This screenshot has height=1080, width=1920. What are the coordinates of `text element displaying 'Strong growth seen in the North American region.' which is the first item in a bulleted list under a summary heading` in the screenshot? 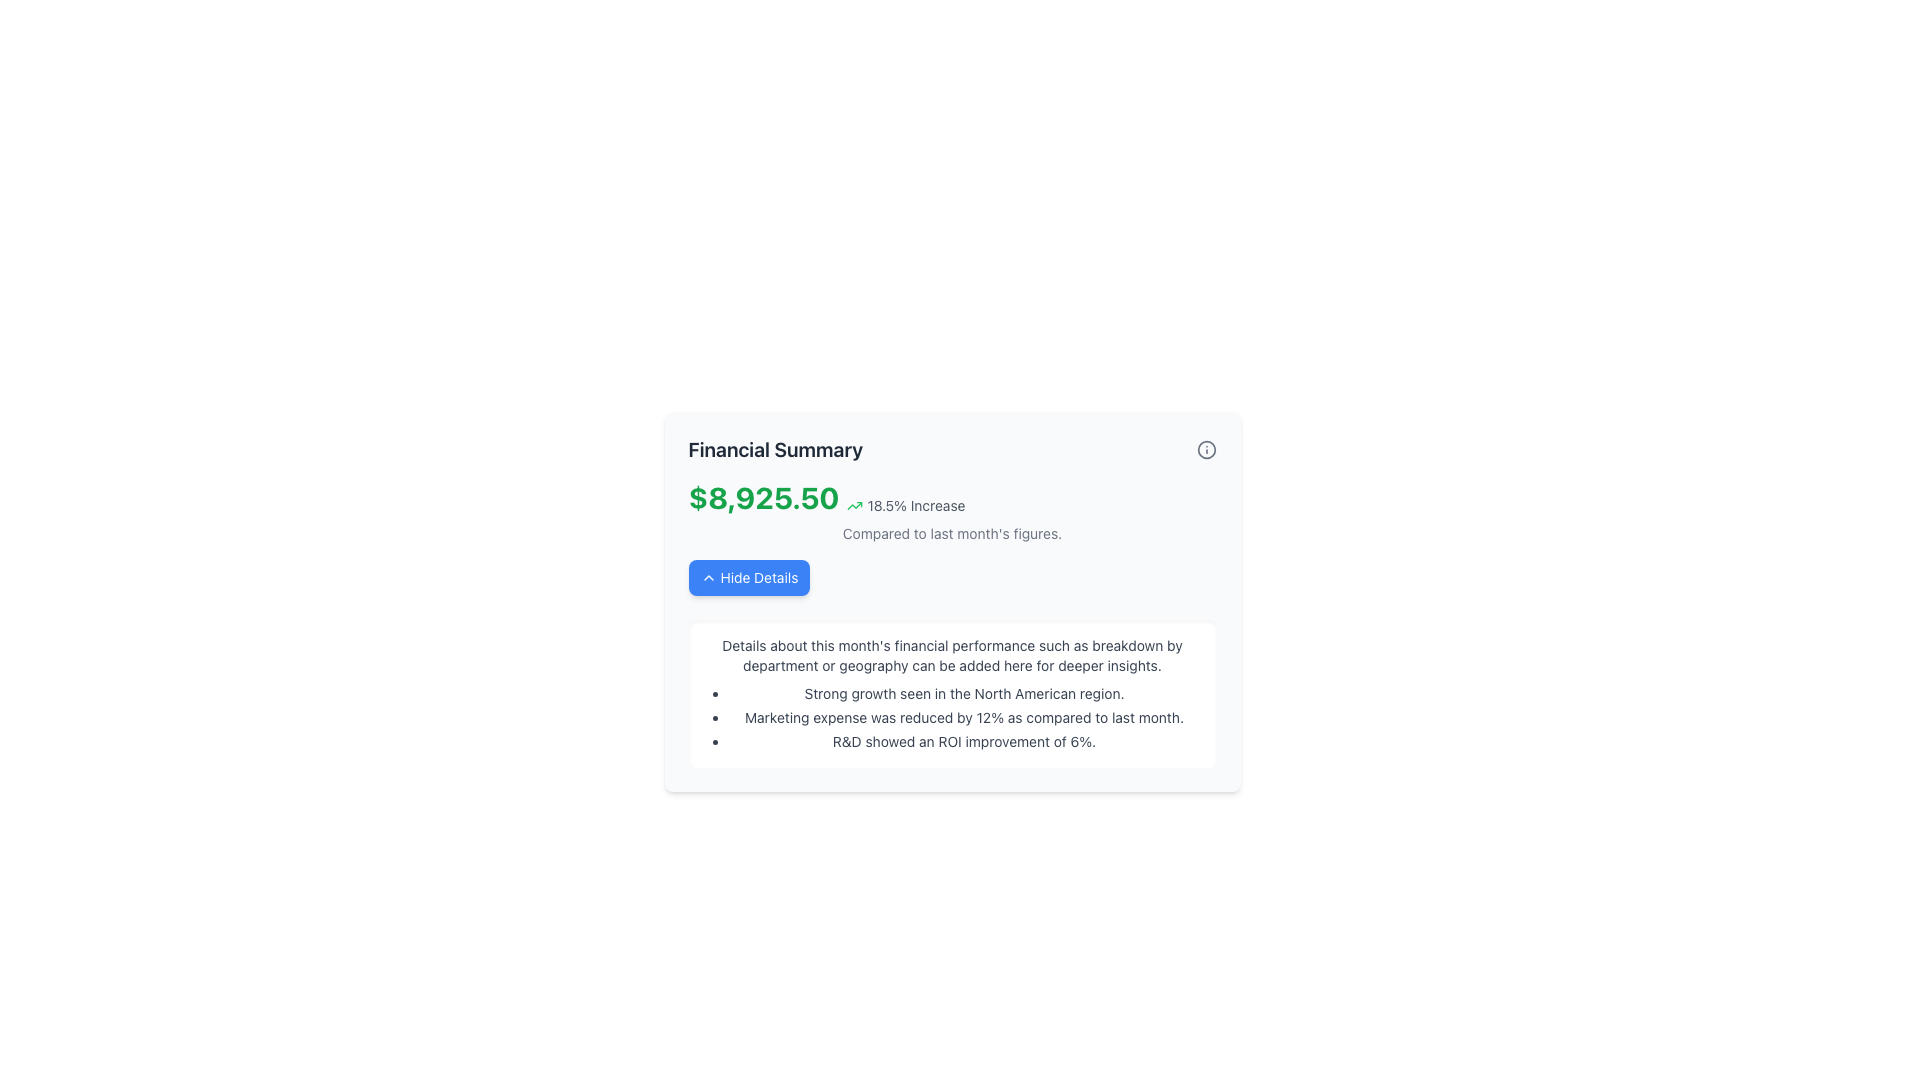 It's located at (964, 693).